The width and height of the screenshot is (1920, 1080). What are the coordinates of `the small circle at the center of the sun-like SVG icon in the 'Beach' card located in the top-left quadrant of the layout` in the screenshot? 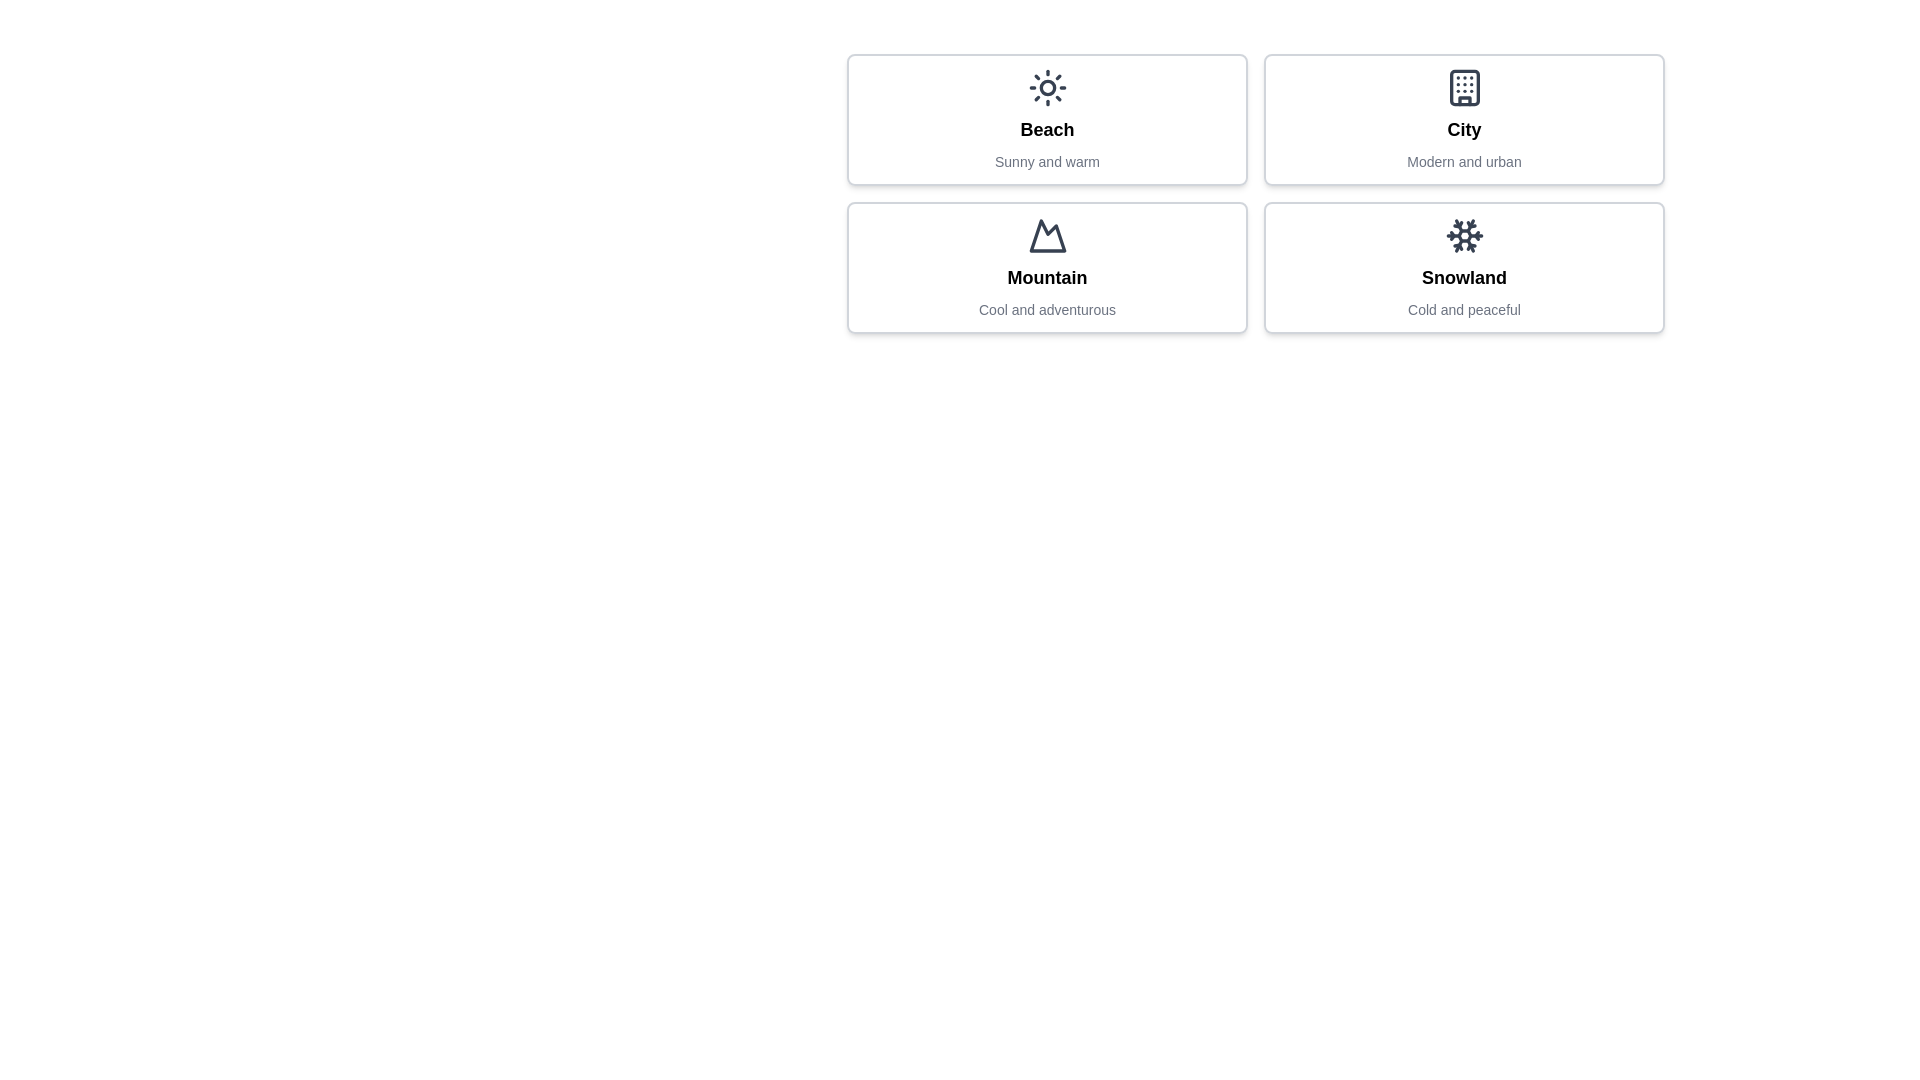 It's located at (1046, 87).